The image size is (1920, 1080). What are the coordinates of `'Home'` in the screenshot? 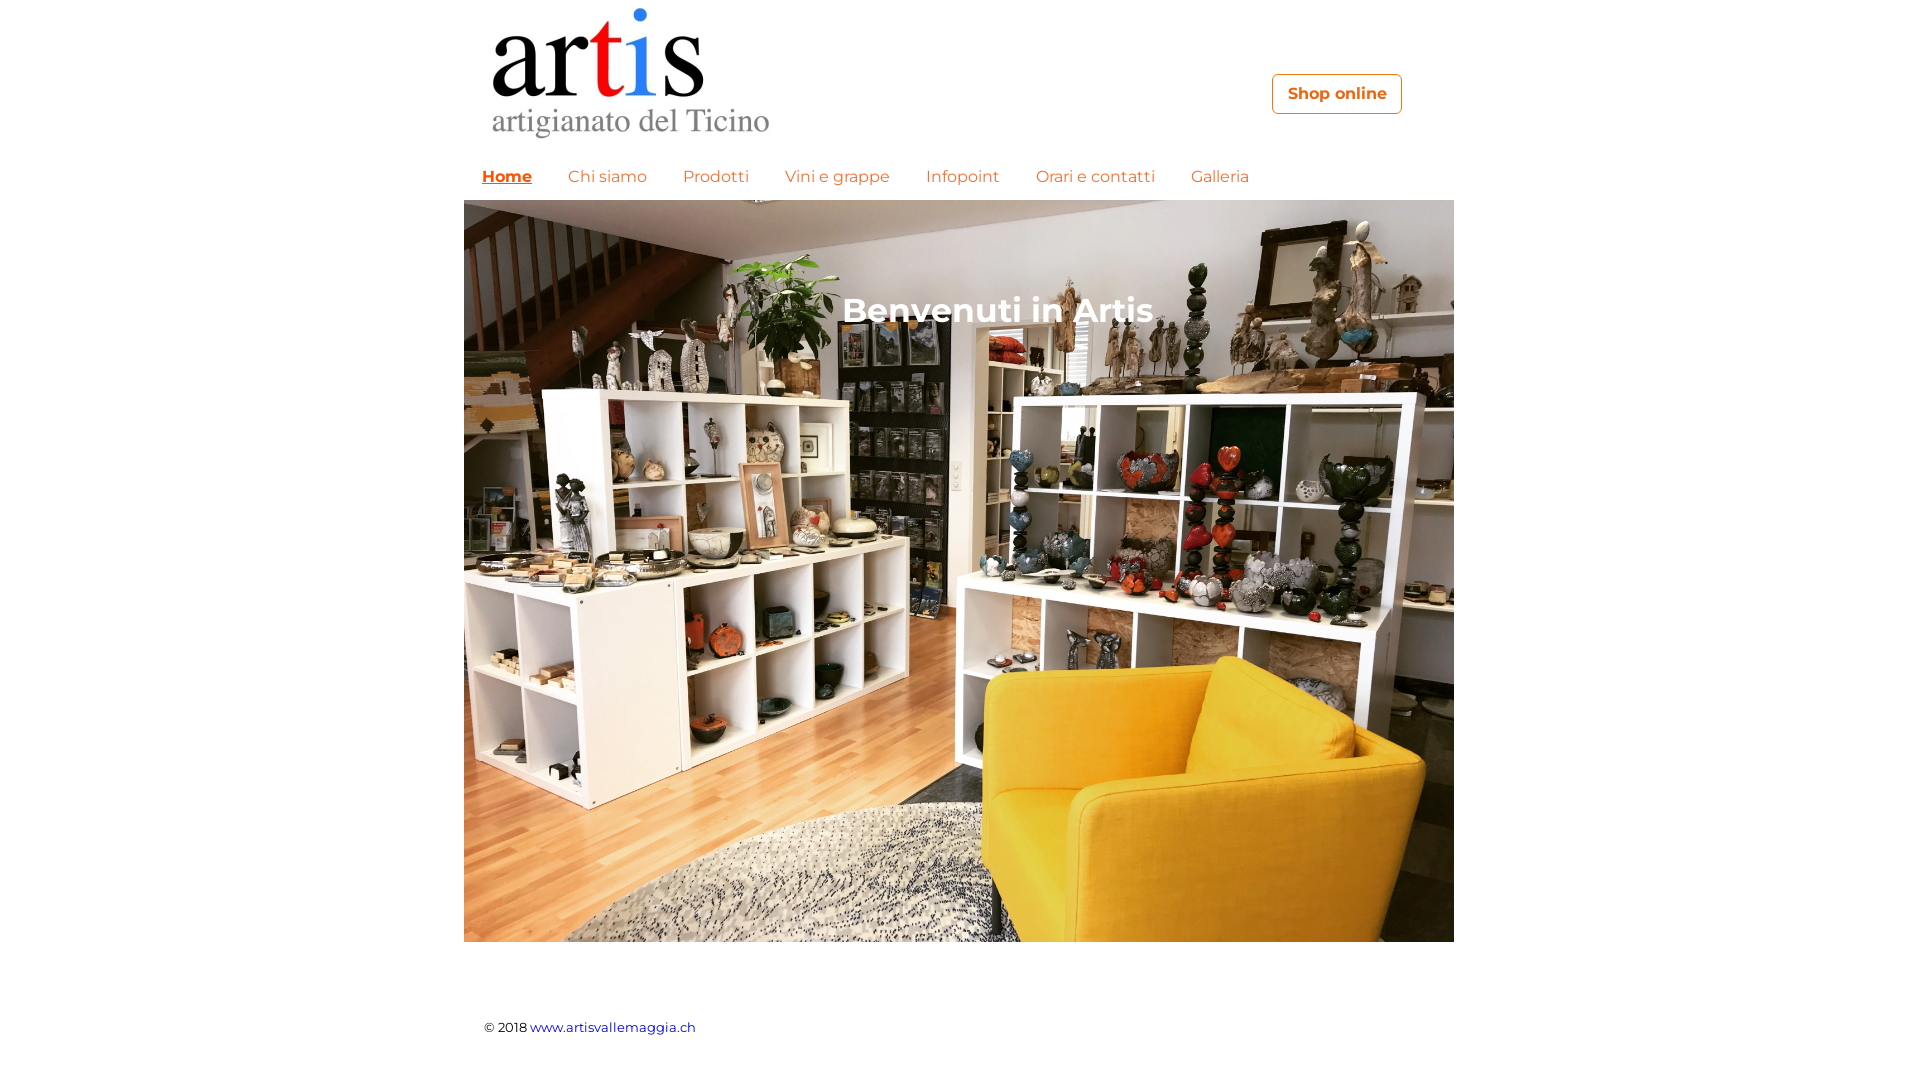 It's located at (507, 176).